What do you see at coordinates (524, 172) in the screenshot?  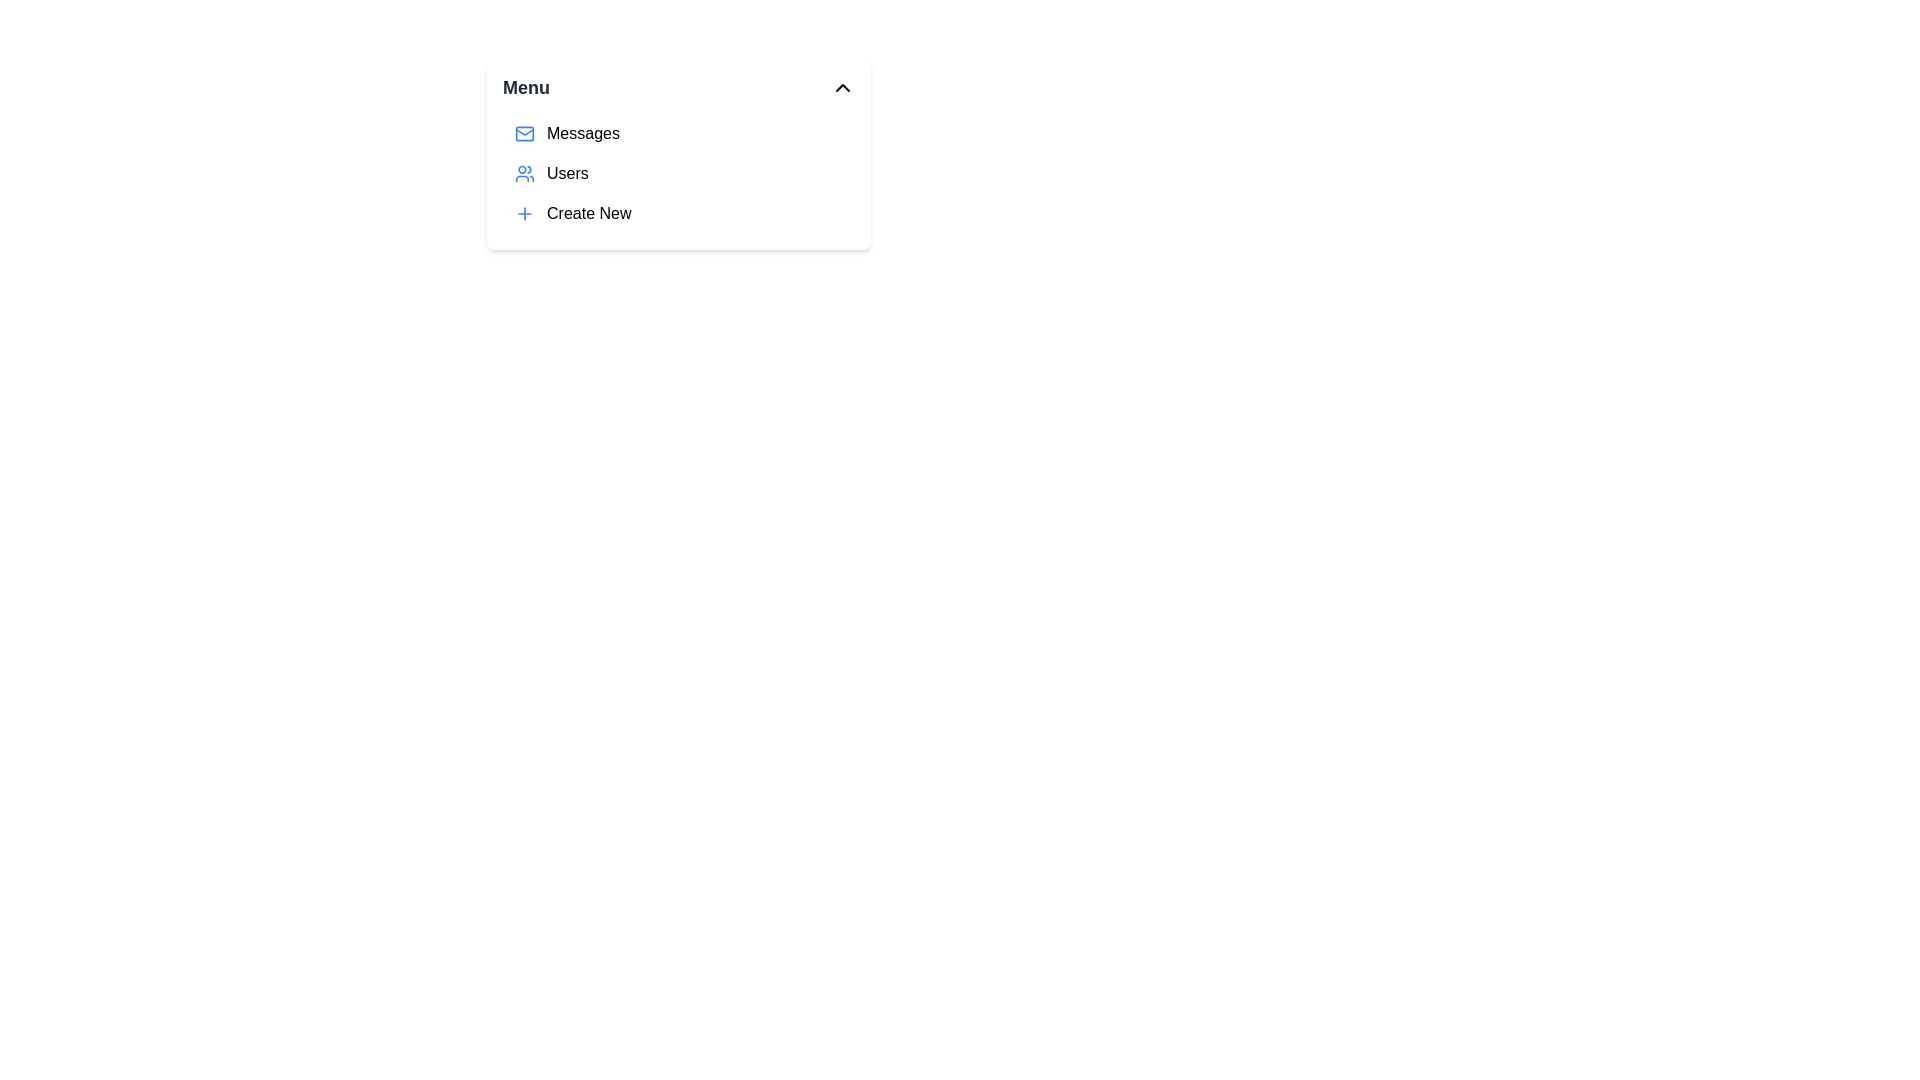 I see `the 'Users' icon located in the menu, specifically the second item in the list, to the left of the 'Users' label` at bounding box center [524, 172].